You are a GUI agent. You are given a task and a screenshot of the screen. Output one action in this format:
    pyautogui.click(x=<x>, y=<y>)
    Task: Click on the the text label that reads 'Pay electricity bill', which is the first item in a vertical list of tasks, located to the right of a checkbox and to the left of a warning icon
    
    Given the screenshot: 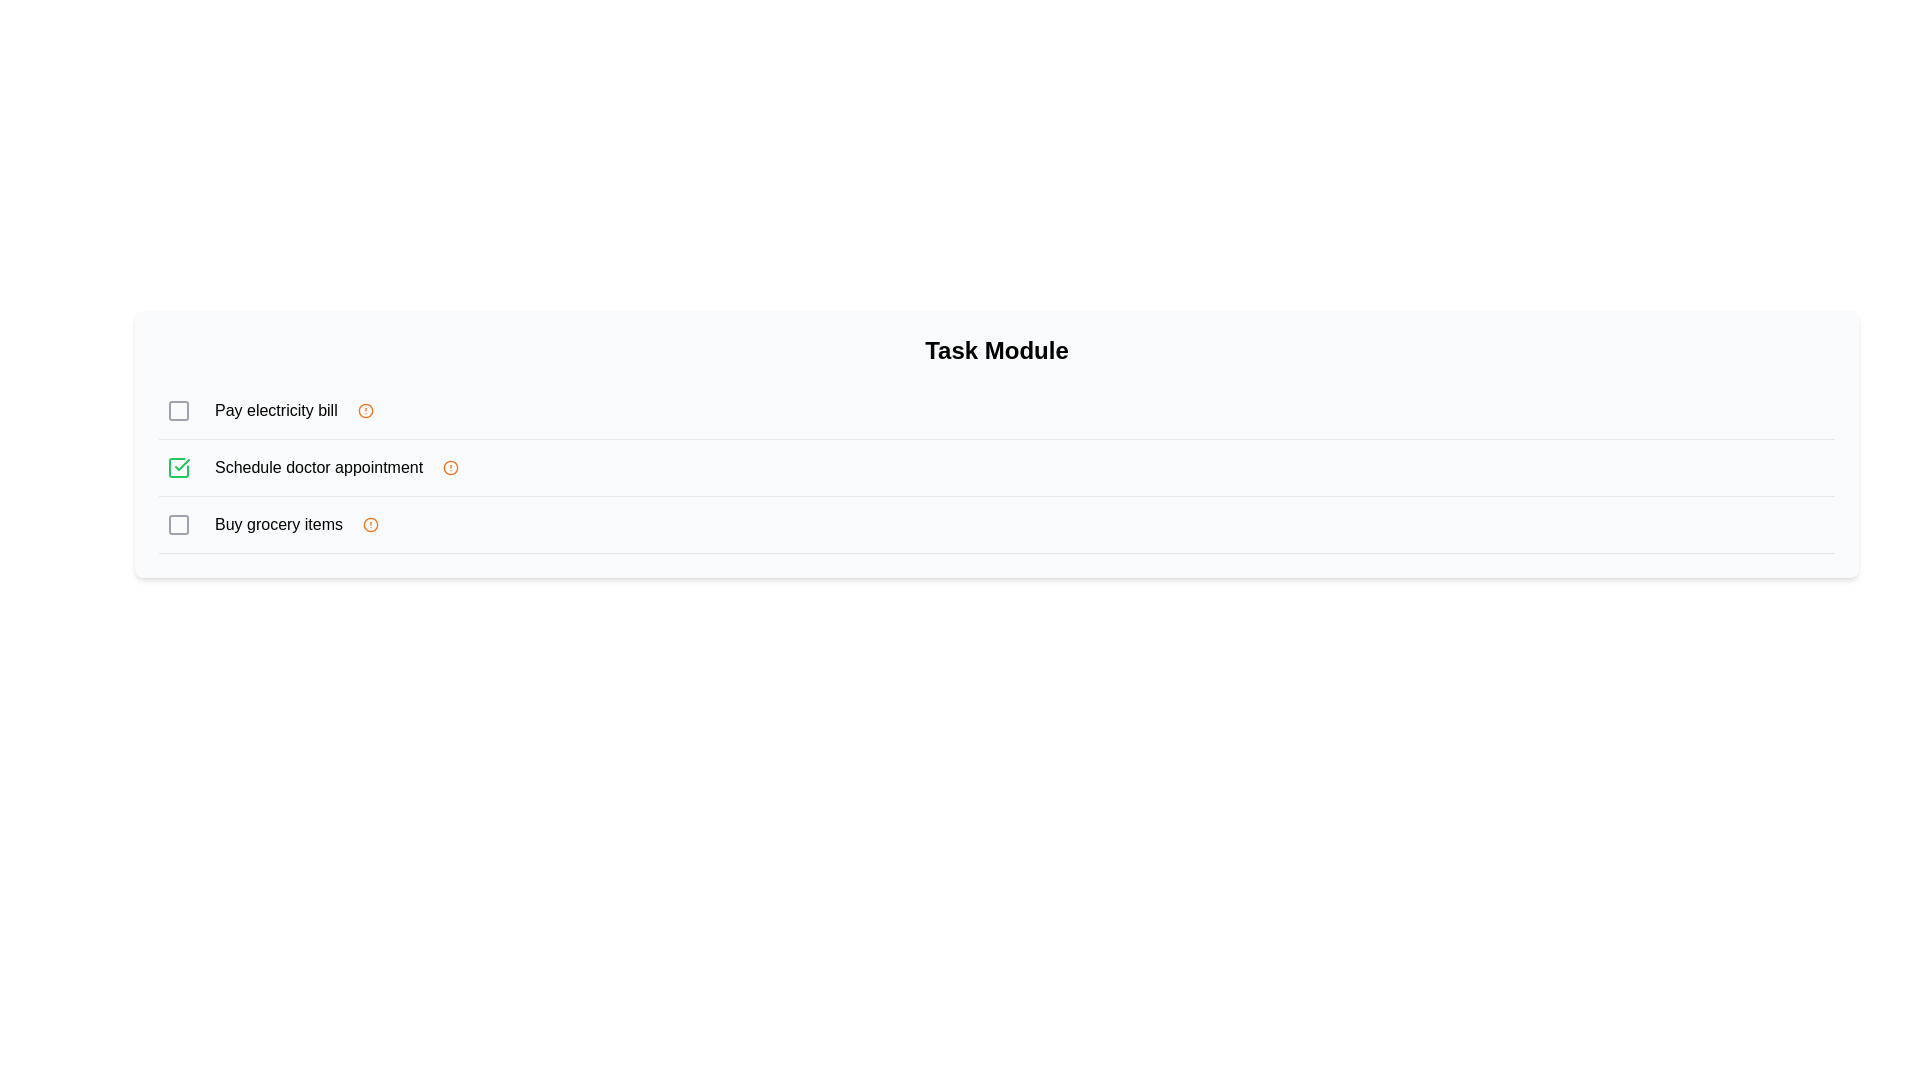 What is the action you would take?
    pyautogui.click(x=275, y=410)
    